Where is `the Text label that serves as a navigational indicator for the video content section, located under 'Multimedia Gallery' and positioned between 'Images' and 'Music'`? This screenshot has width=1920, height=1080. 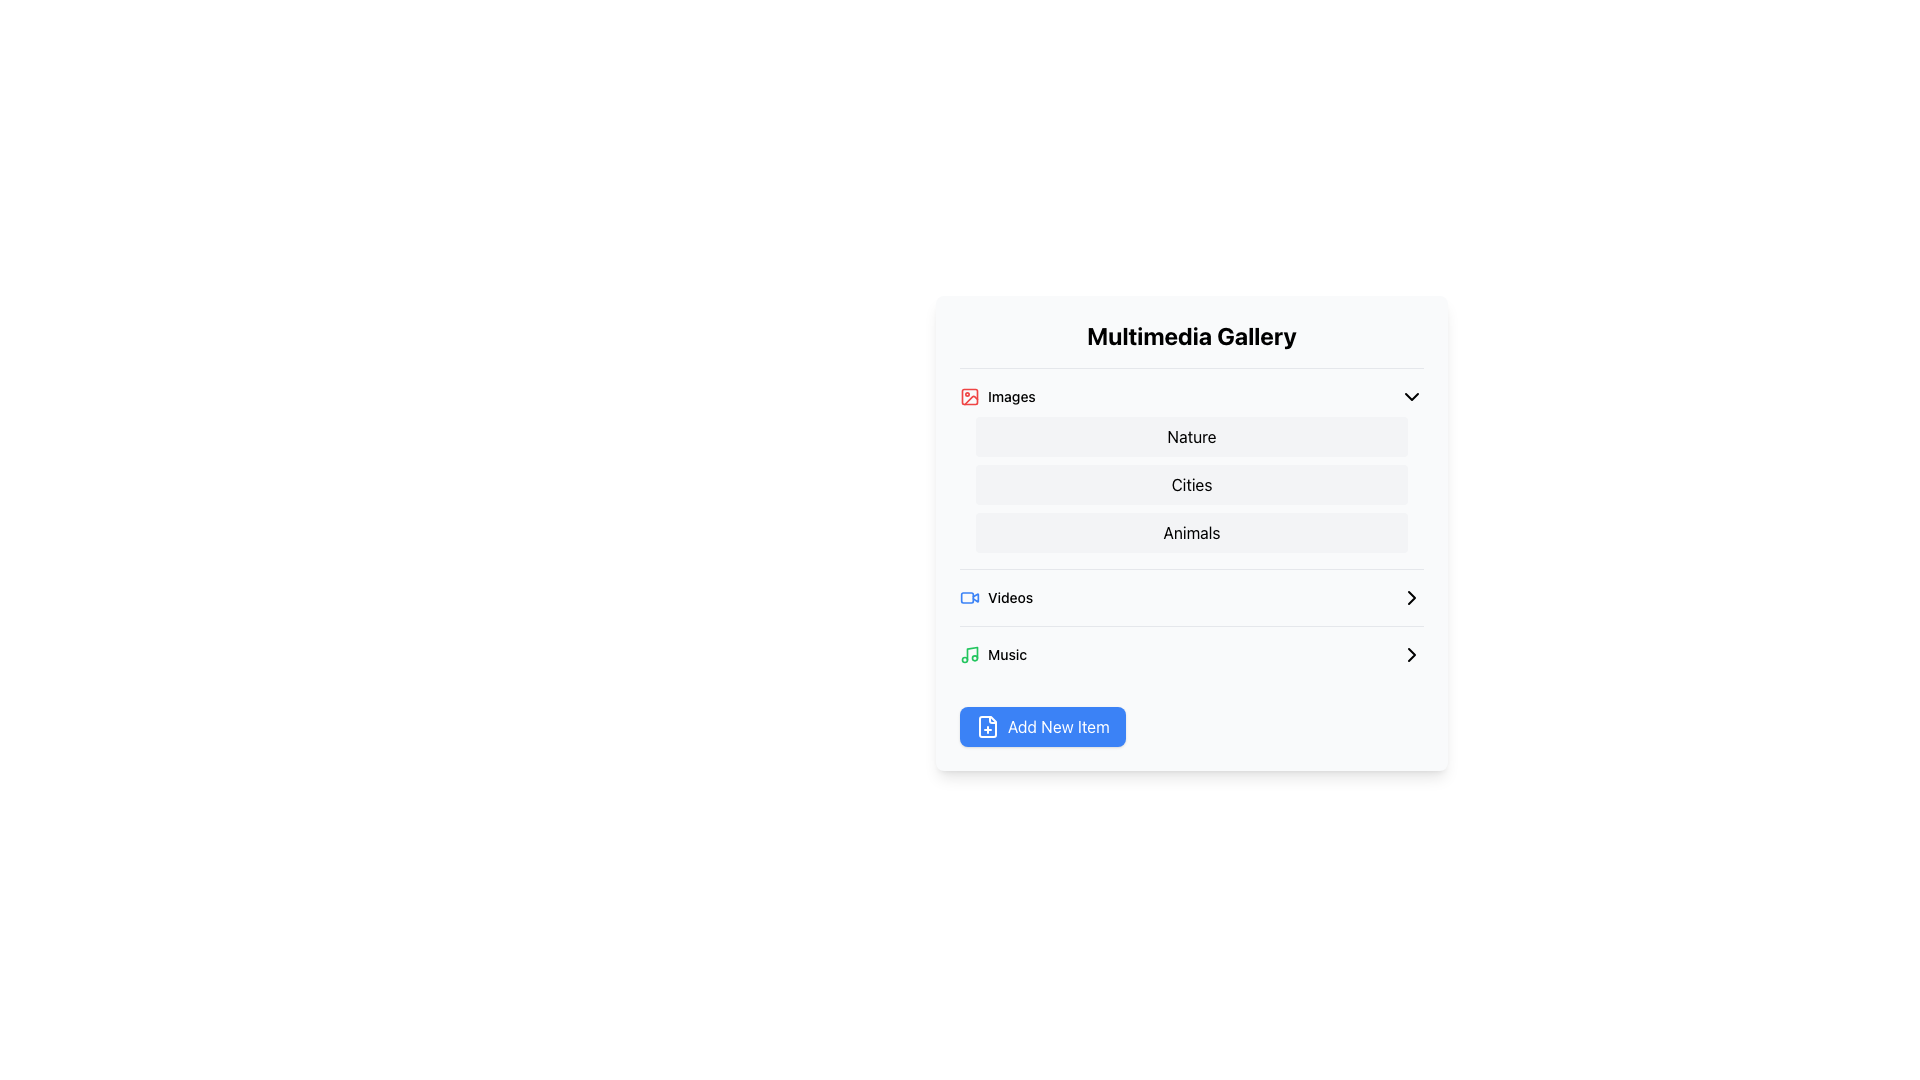
the Text label that serves as a navigational indicator for the video content section, located under 'Multimedia Gallery' and positioned between 'Images' and 'Music' is located at coordinates (1010, 596).